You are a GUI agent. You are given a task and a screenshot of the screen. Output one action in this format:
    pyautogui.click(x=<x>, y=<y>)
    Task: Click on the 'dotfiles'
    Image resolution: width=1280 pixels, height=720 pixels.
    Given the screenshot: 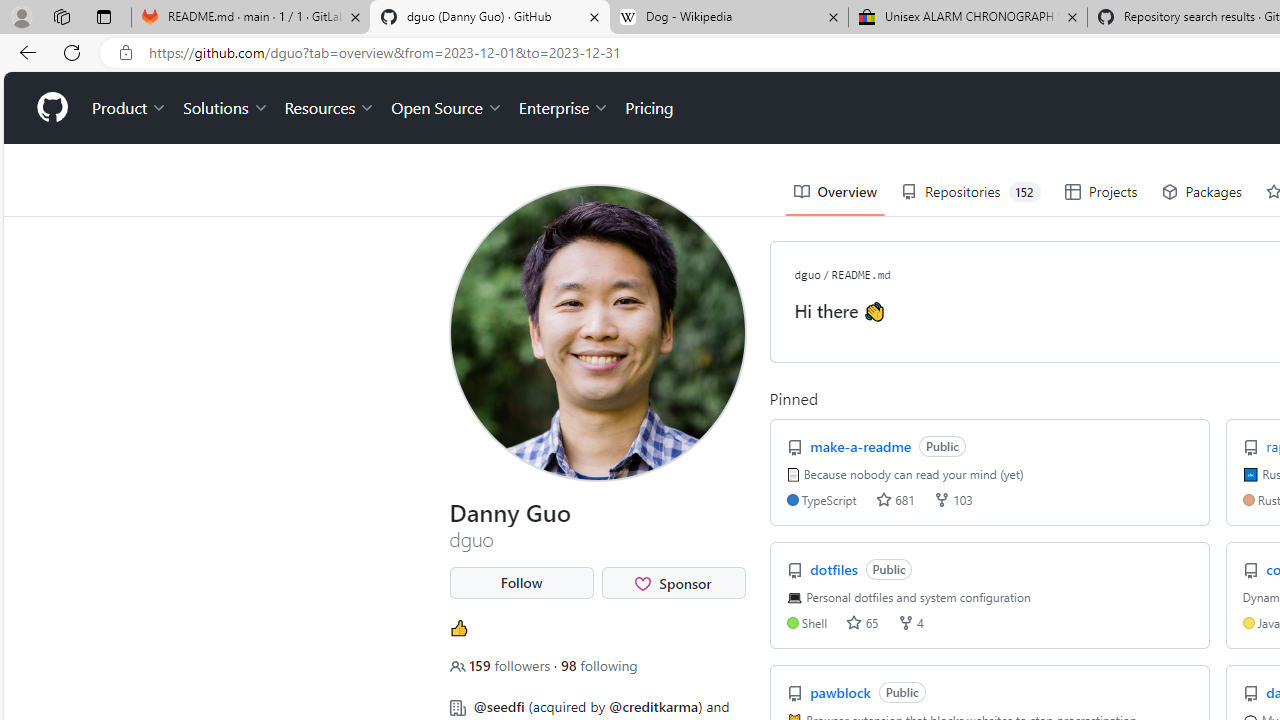 What is the action you would take?
    pyautogui.click(x=835, y=568)
    